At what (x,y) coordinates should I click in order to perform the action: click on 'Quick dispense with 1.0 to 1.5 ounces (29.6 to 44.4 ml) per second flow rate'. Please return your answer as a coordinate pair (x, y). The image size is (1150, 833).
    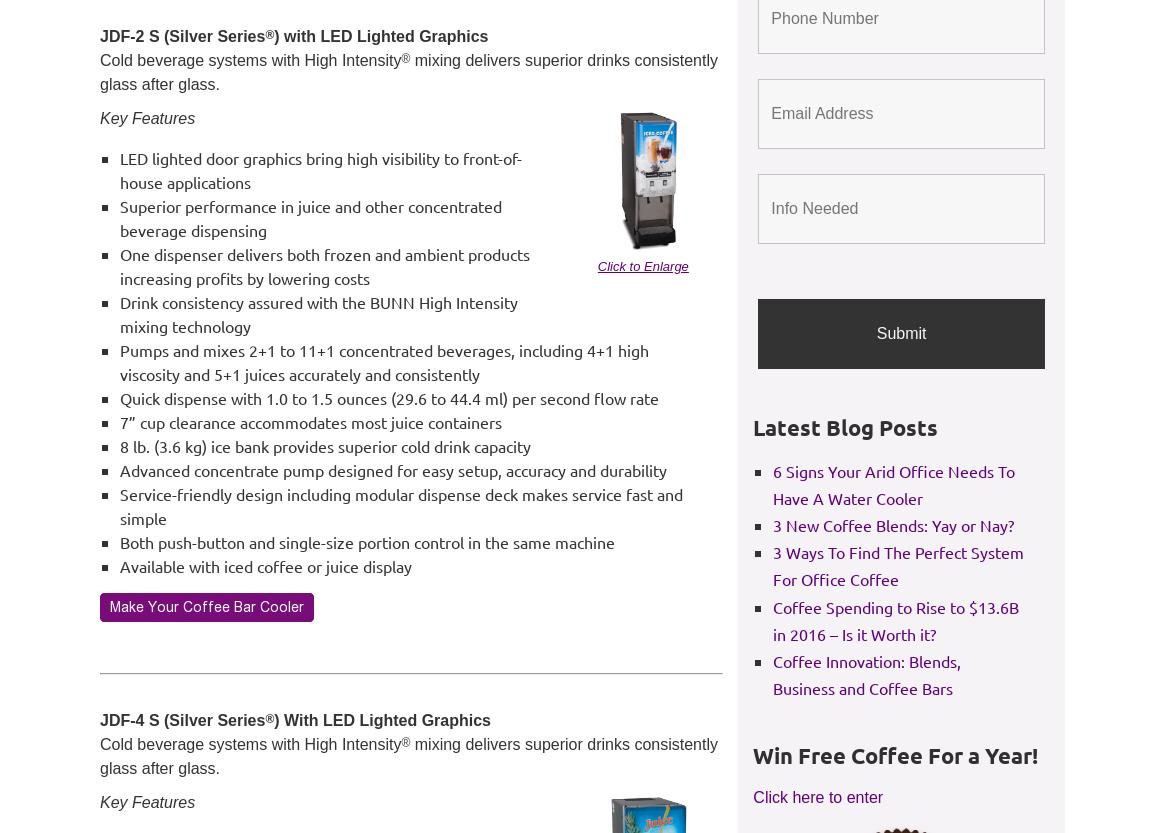
    Looking at the image, I should click on (389, 398).